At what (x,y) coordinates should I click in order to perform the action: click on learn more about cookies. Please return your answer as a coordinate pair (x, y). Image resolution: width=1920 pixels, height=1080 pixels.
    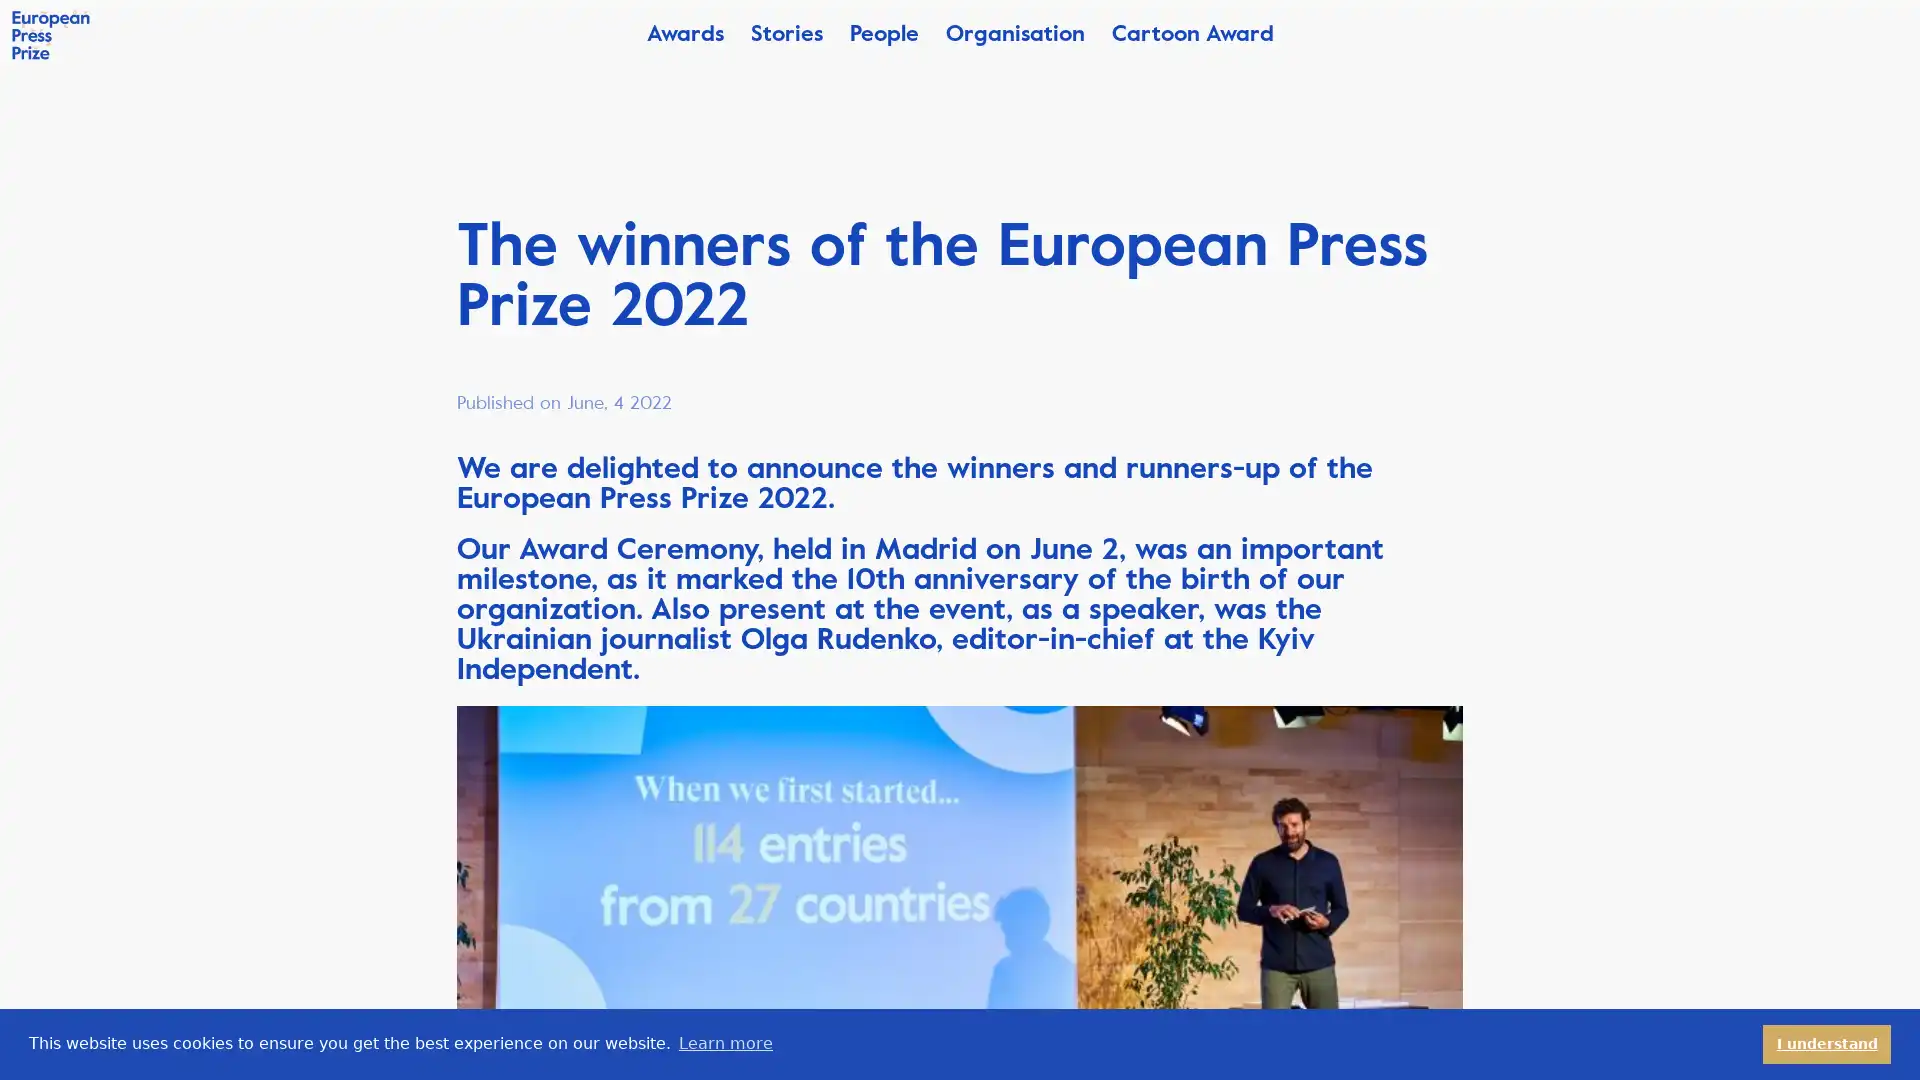
    Looking at the image, I should click on (724, 1043).